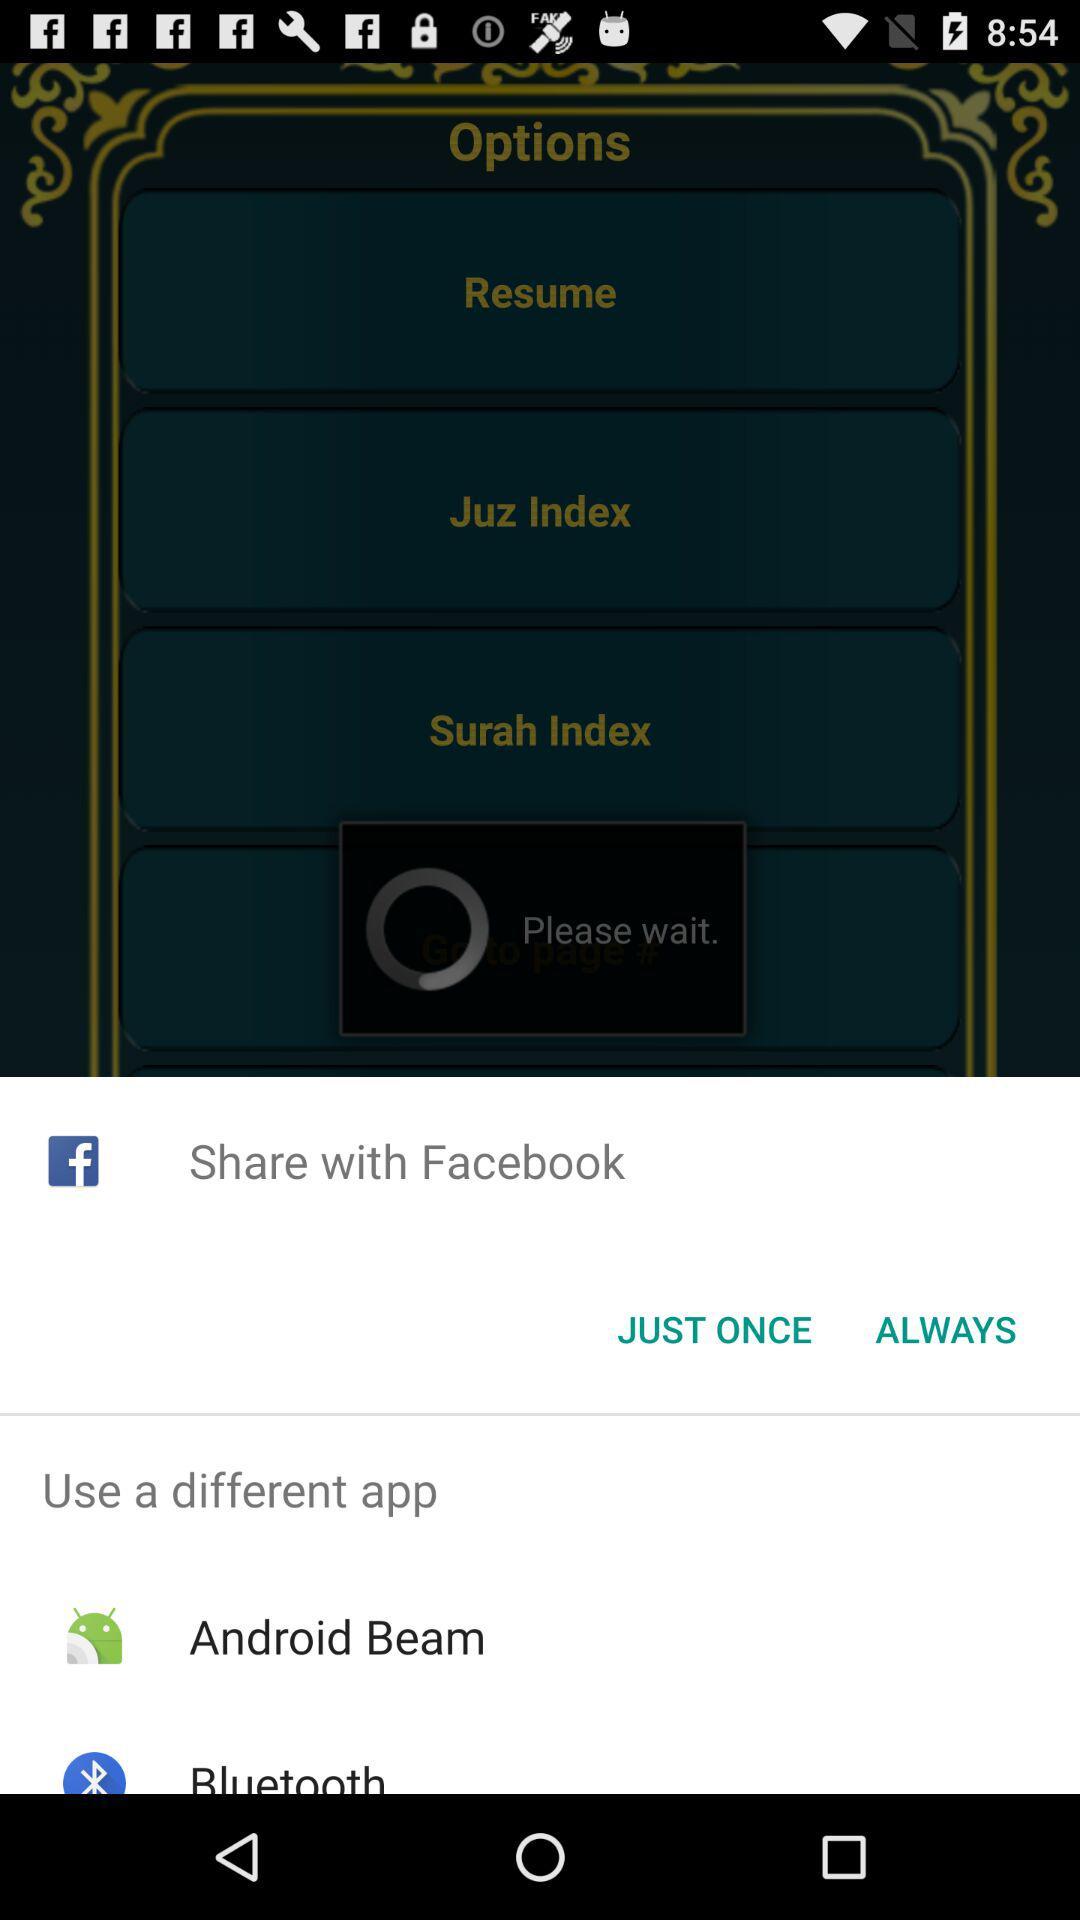 Image resolution: width=1080 pixels, height=1920 pixels. Describe the element at coordinates (336, 1636) in the screenshot. I see `android beam icon` at that location.